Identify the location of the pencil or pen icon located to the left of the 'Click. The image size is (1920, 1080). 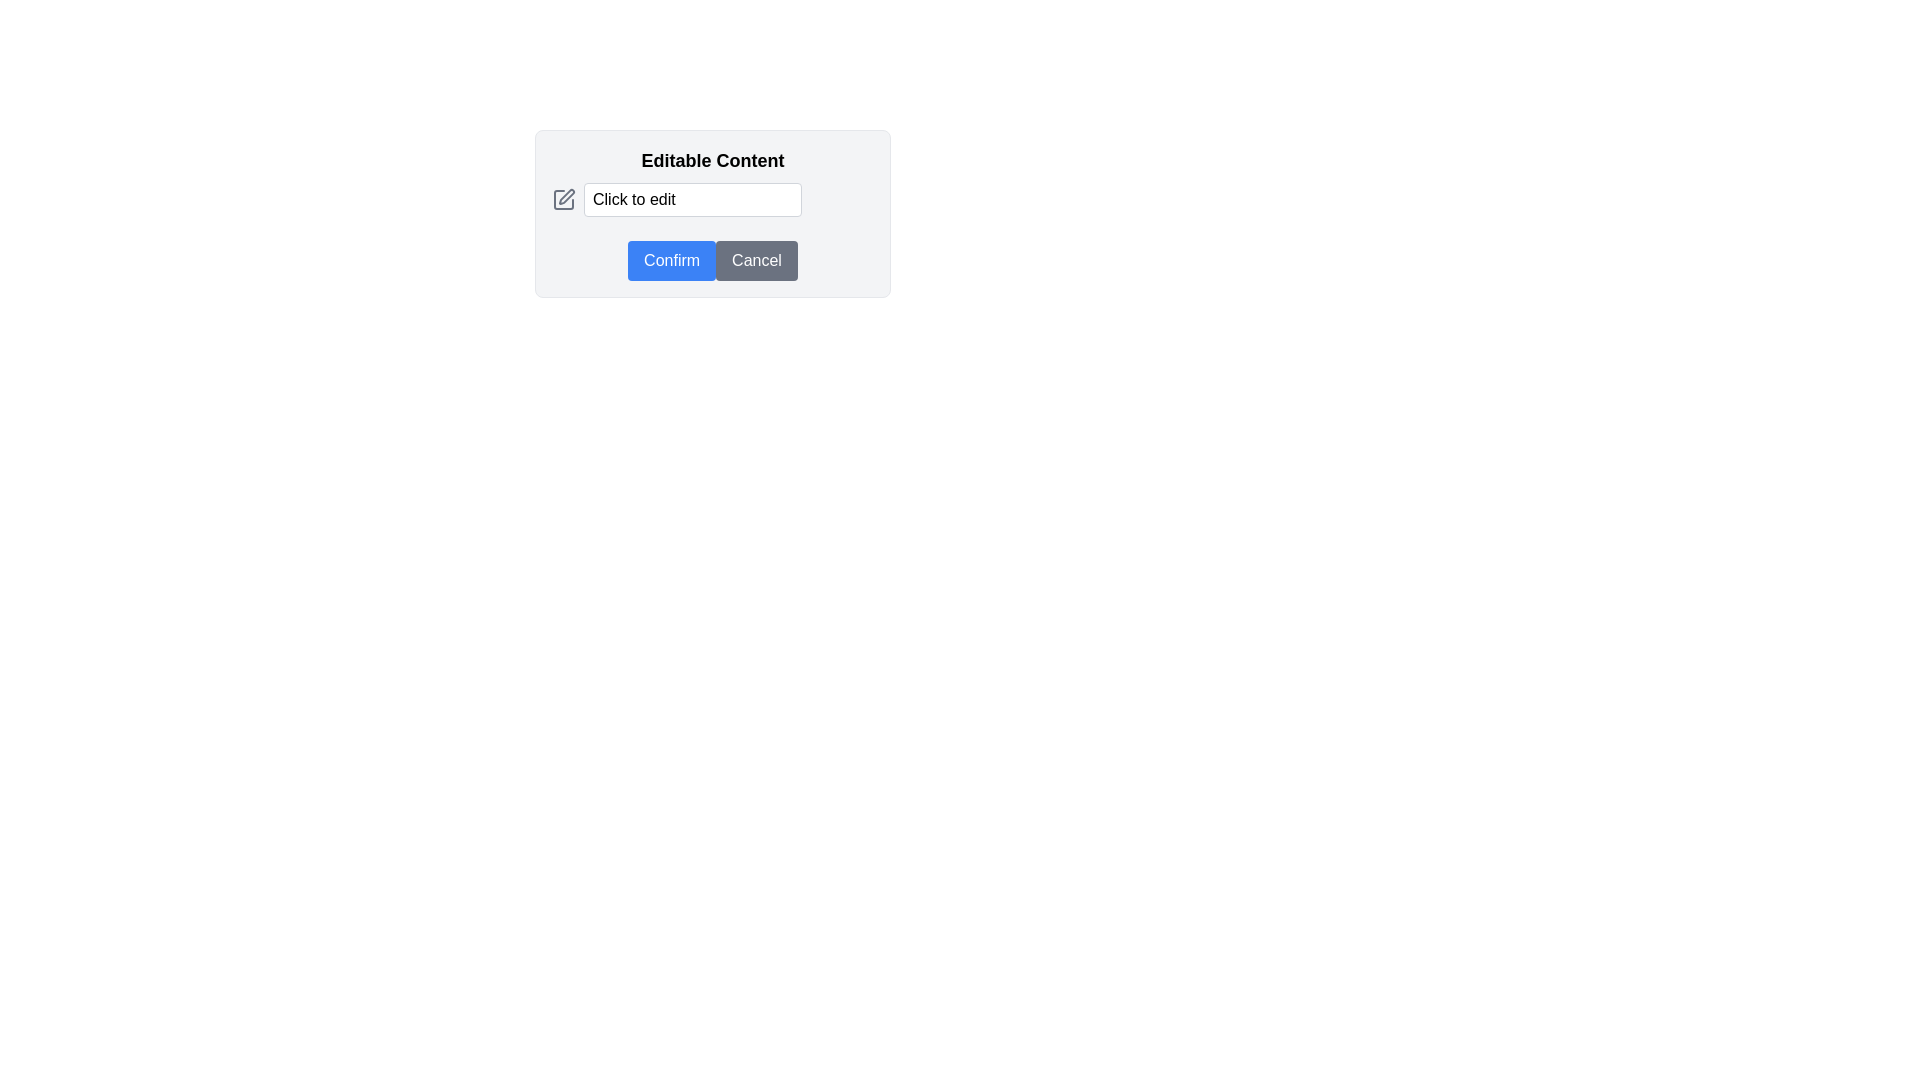
(565, 196).